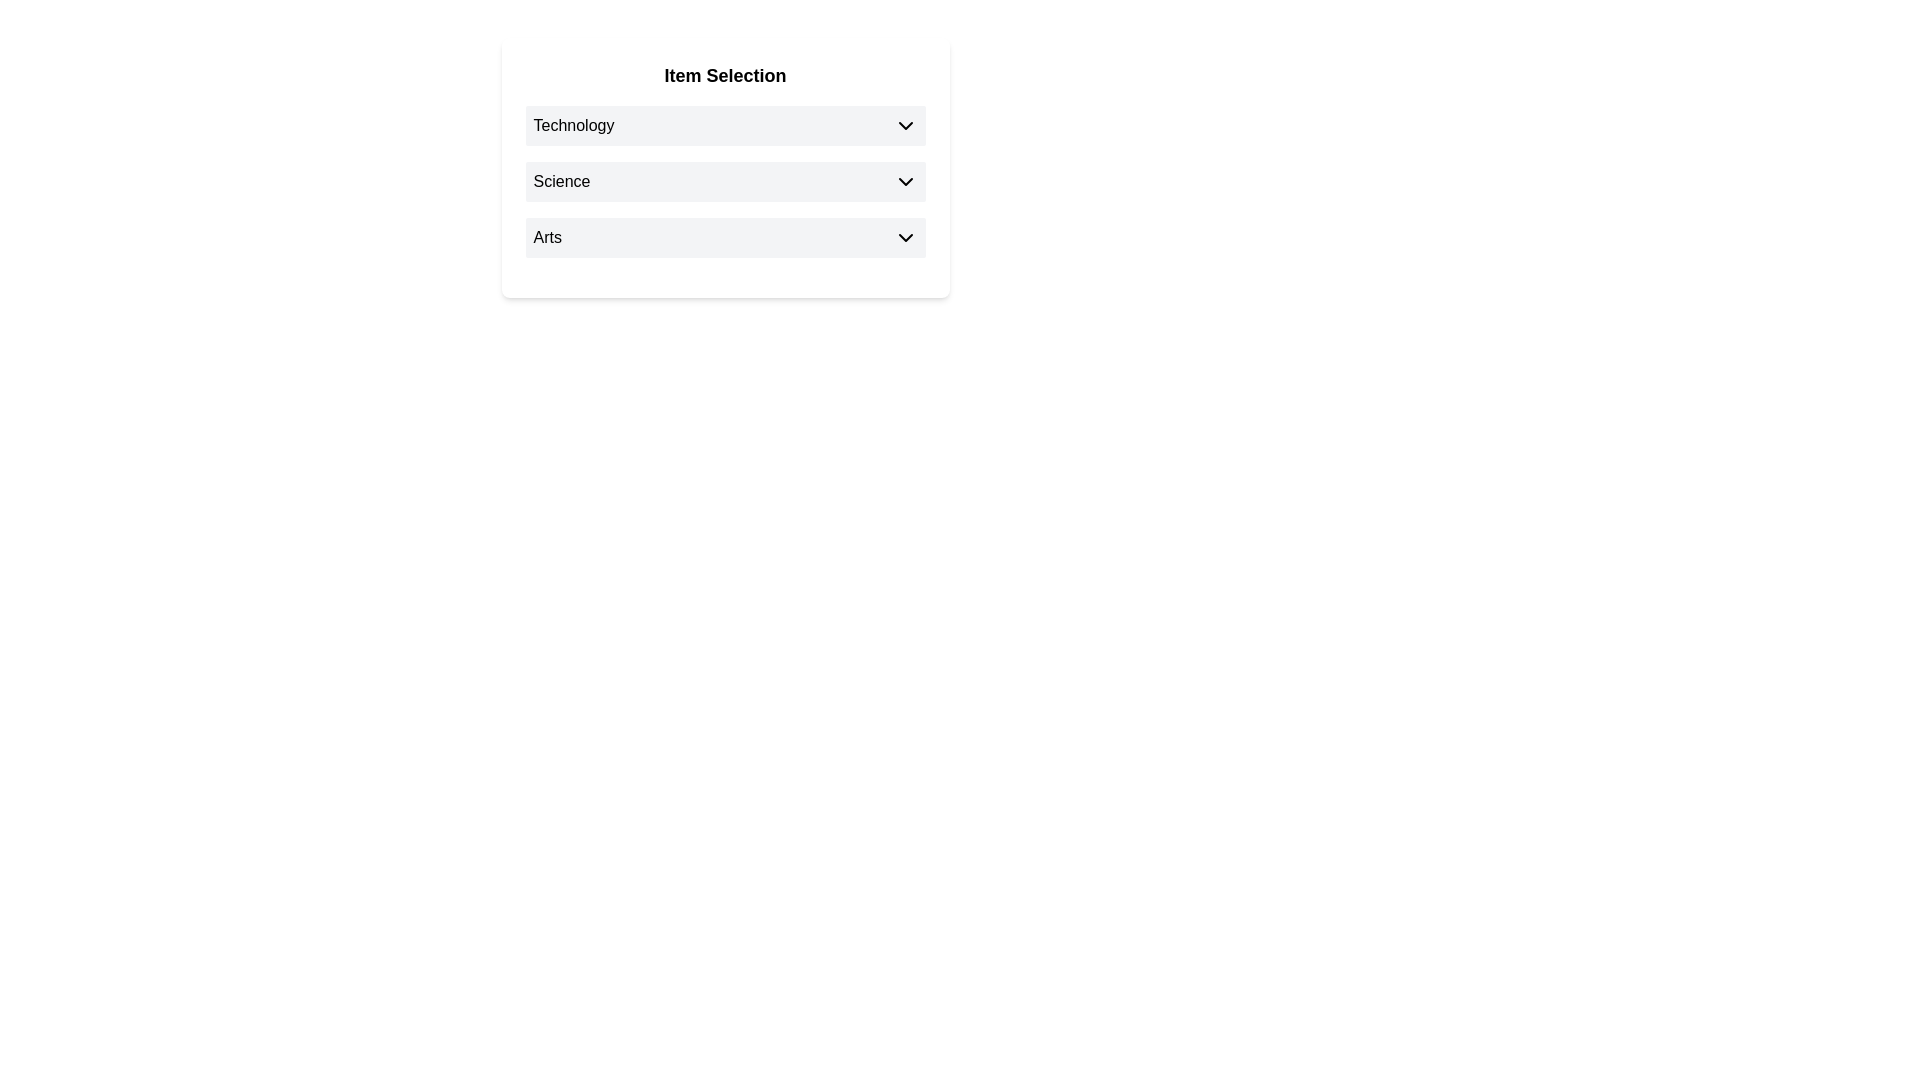  I want to click on the text label reading 'Science', which is styled in black color and positioned within a light gray background alongside a dropdown indicator icon, so click(560, 181).